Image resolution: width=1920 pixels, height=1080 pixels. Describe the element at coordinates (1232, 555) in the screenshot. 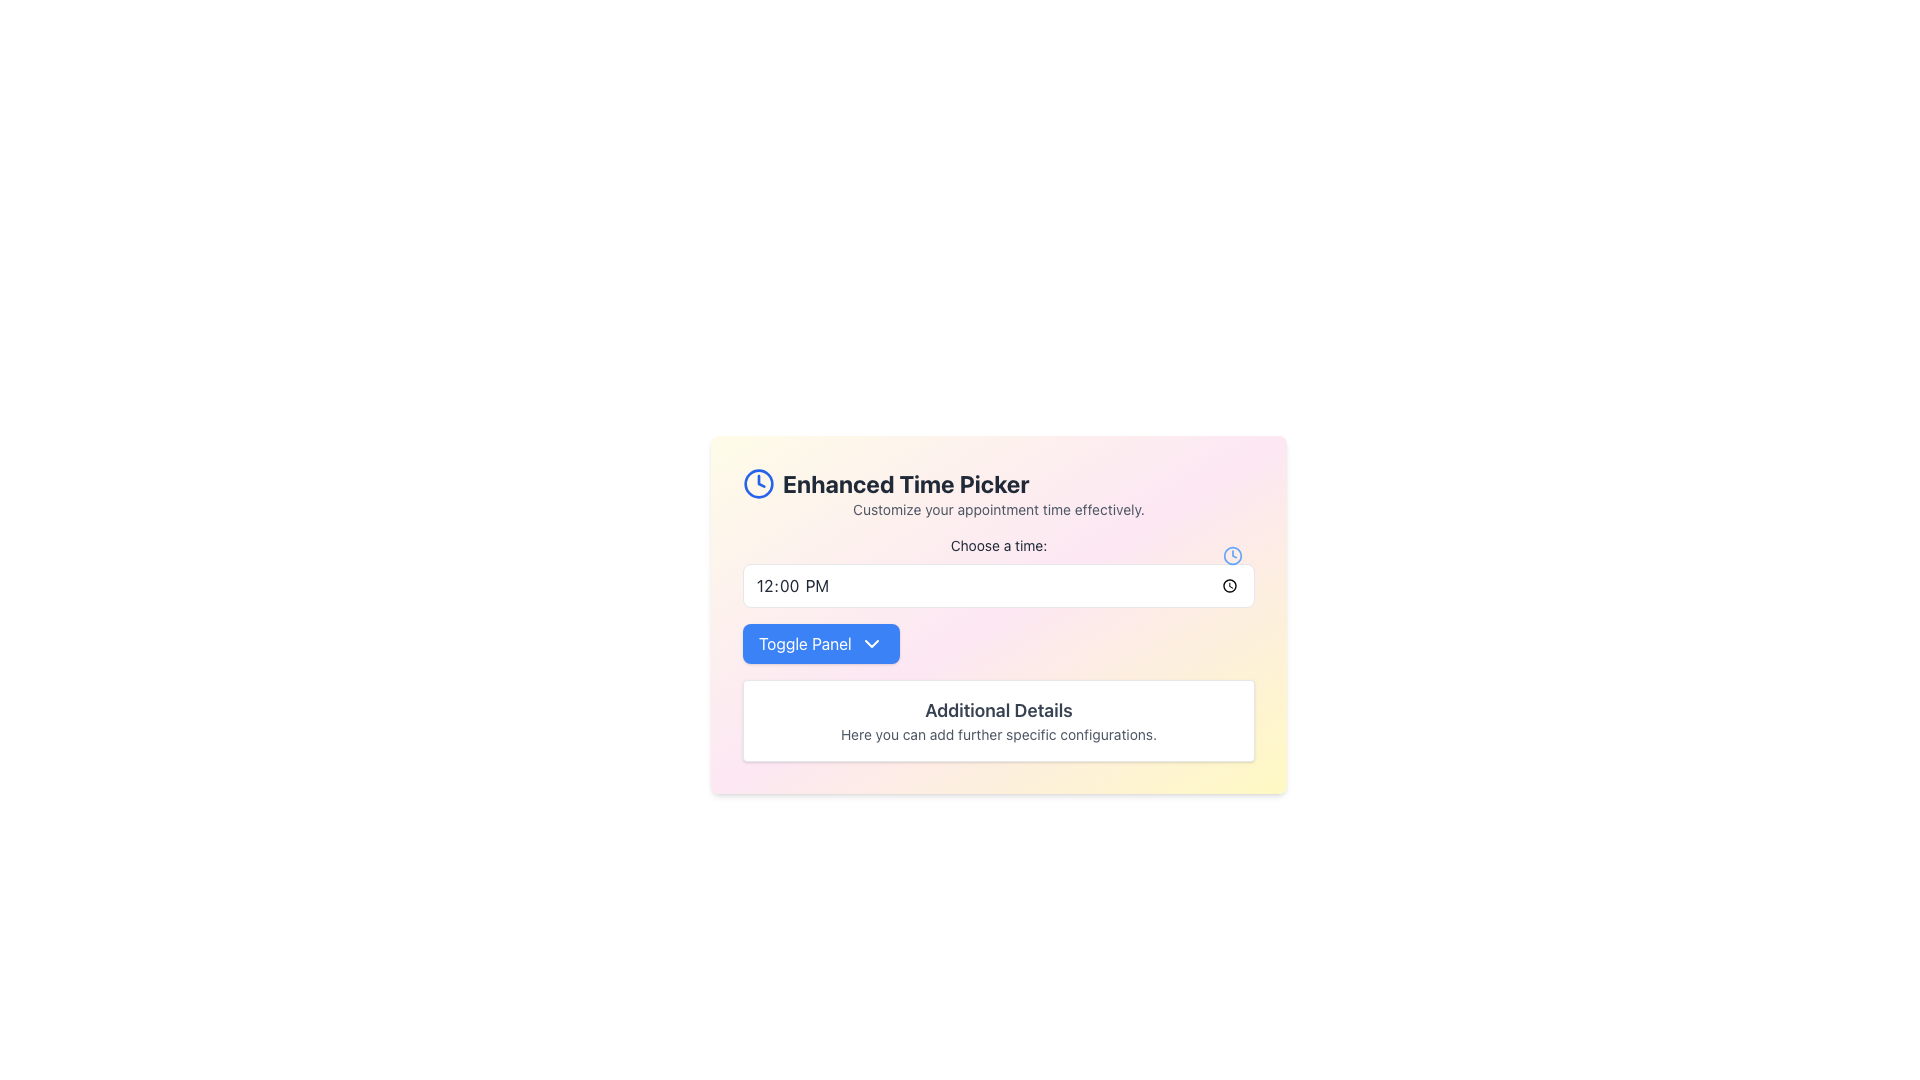

I see `the small circular clock icon with a blue outline located in the time-picker component panel, near the input field for selecting time` at that location.